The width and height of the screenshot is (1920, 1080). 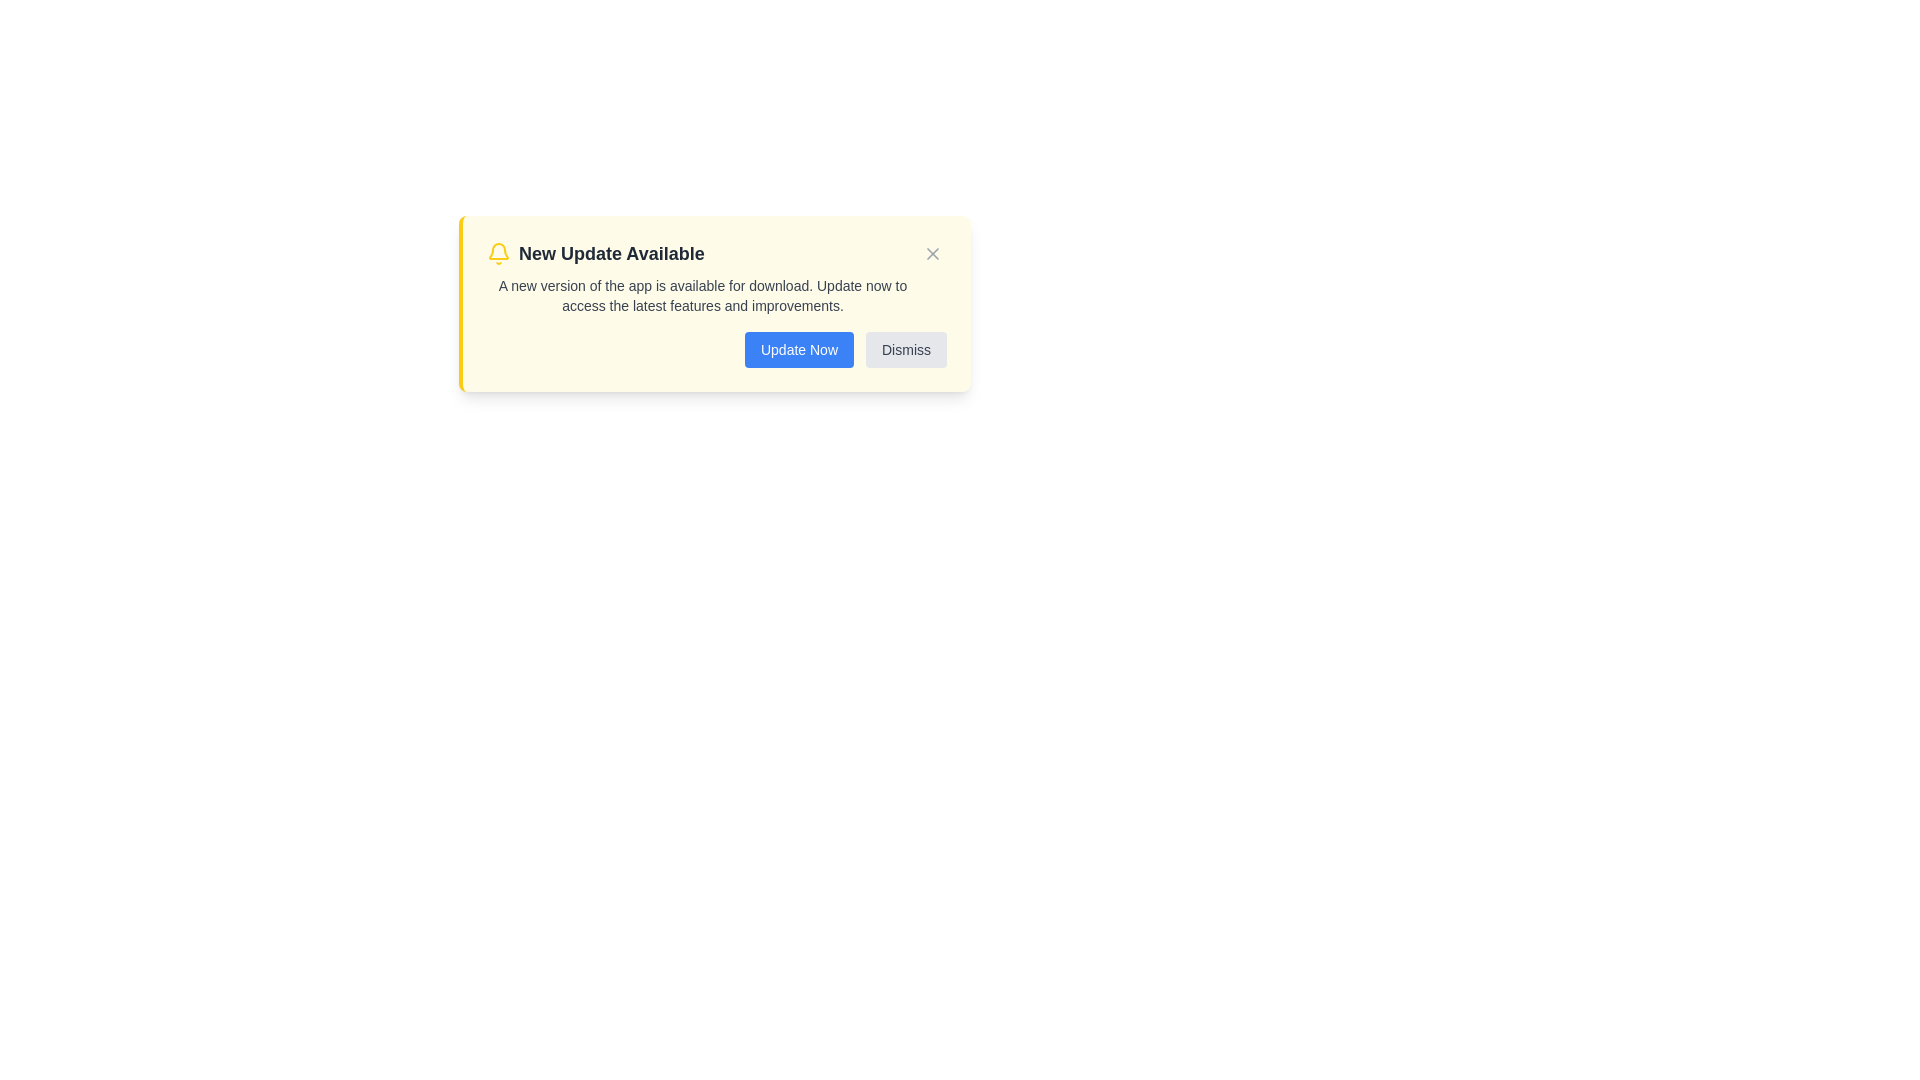 I want to click on the 'Dismiss' button to close the alert, so click(x=905, y=349).